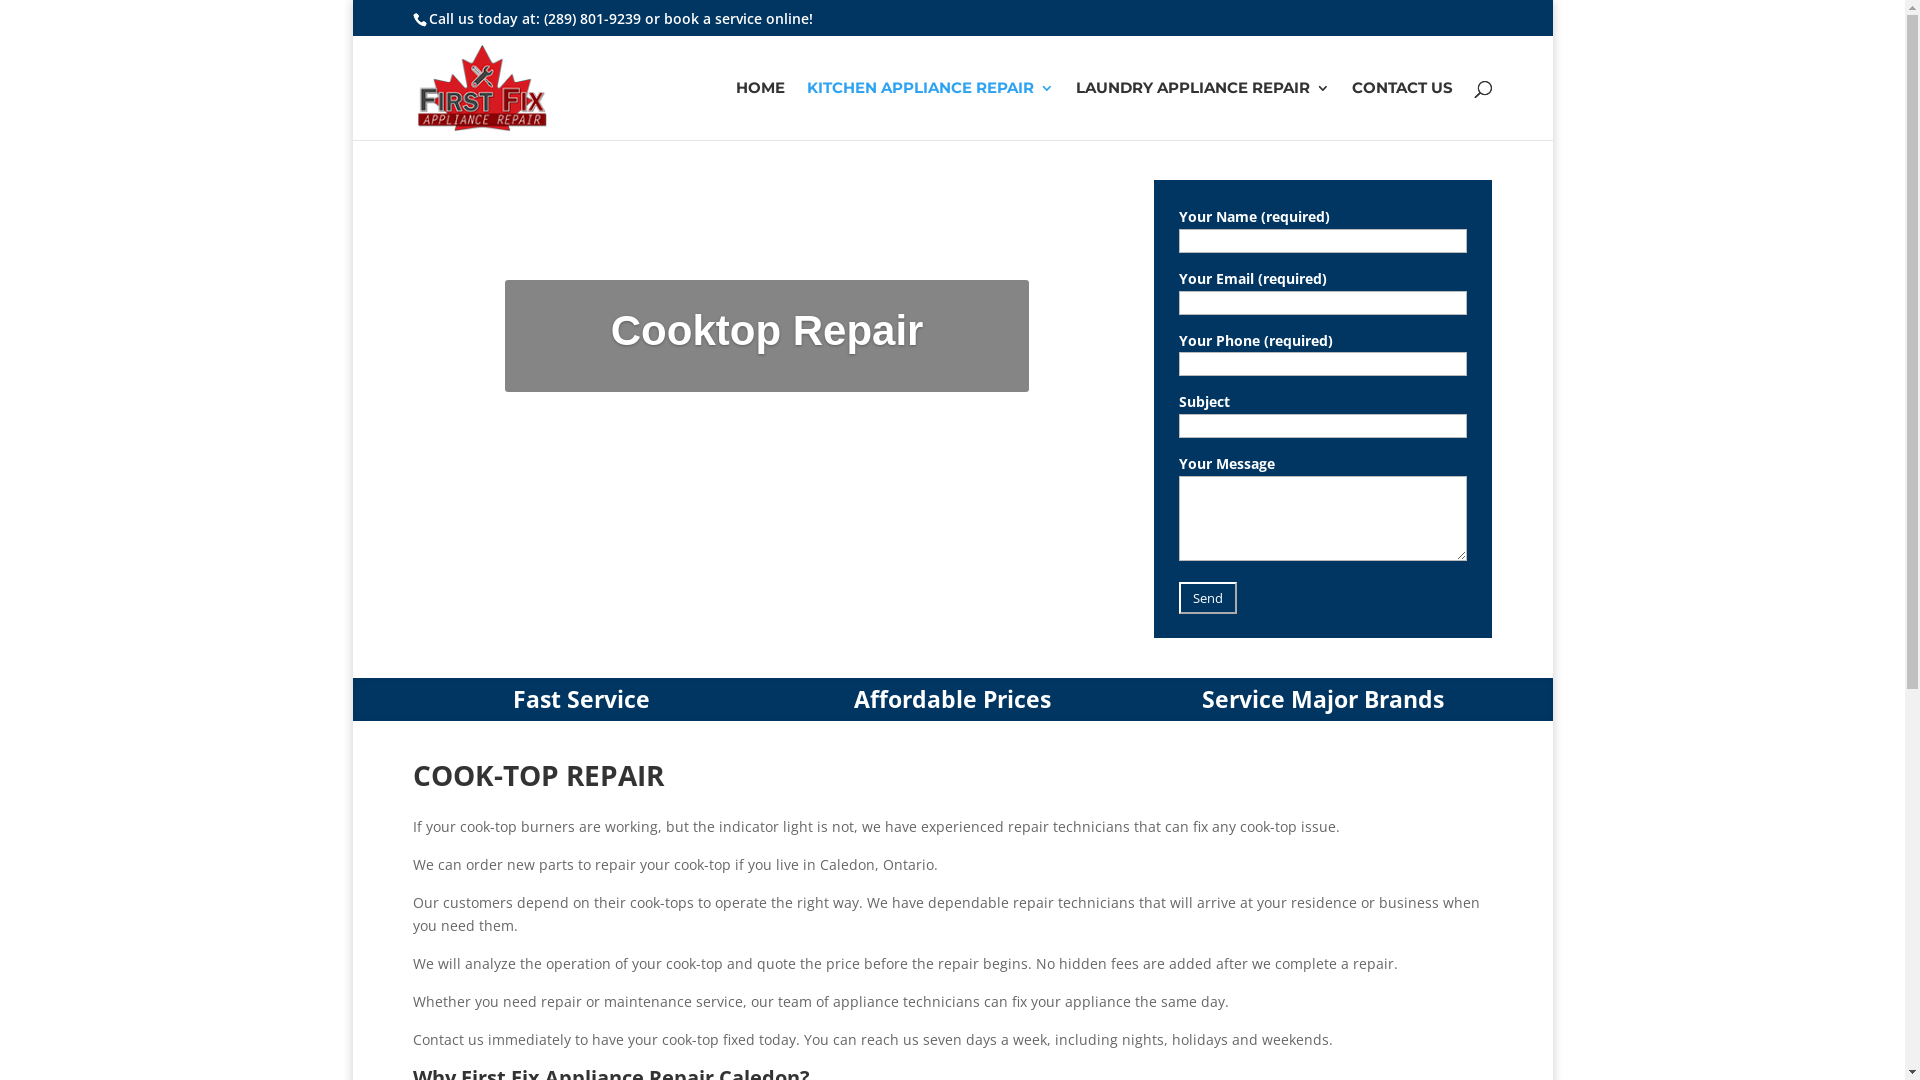 This screenshot has height=1080, width=1920. I want to click on 'HOME', so click(759, 110).